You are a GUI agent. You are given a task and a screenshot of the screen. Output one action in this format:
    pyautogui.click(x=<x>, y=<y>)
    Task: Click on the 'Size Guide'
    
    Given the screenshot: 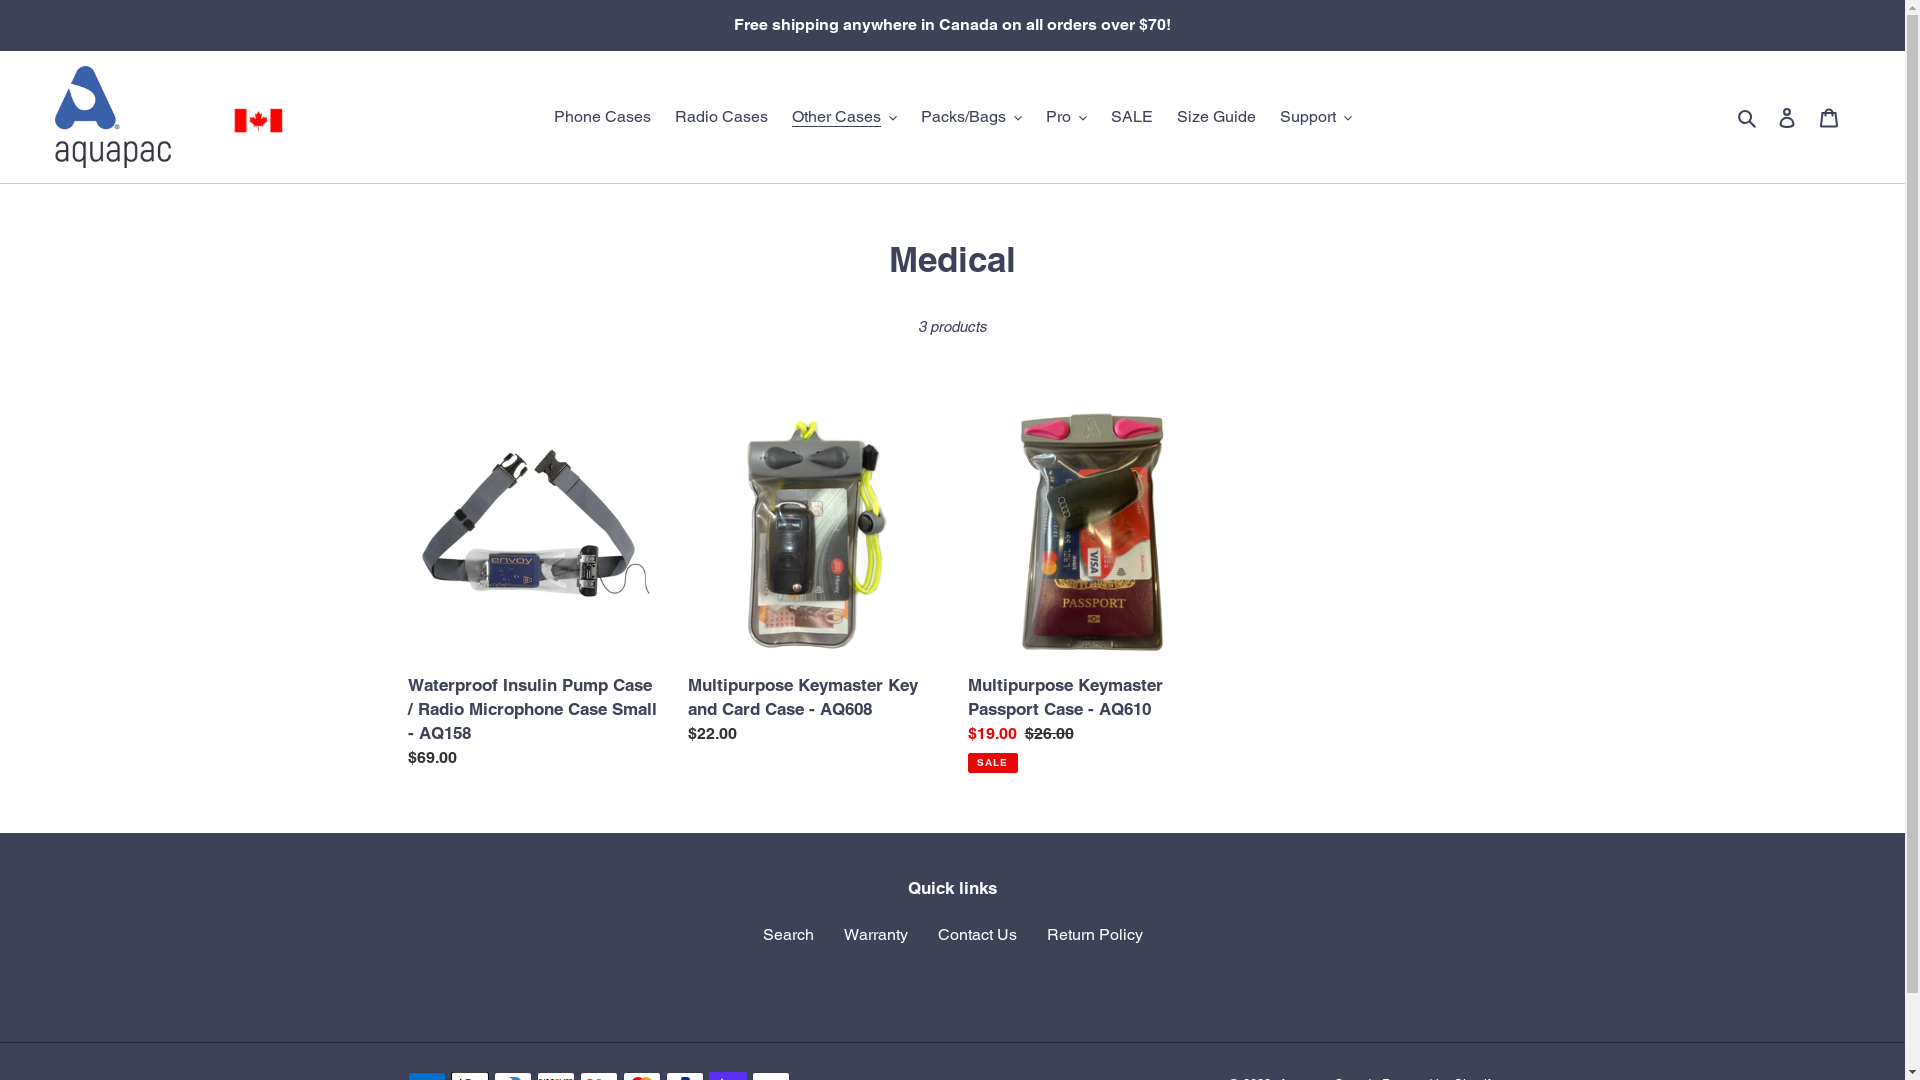 What is the action you would take?
    pyautogui.click(x=1166, y=116)
    